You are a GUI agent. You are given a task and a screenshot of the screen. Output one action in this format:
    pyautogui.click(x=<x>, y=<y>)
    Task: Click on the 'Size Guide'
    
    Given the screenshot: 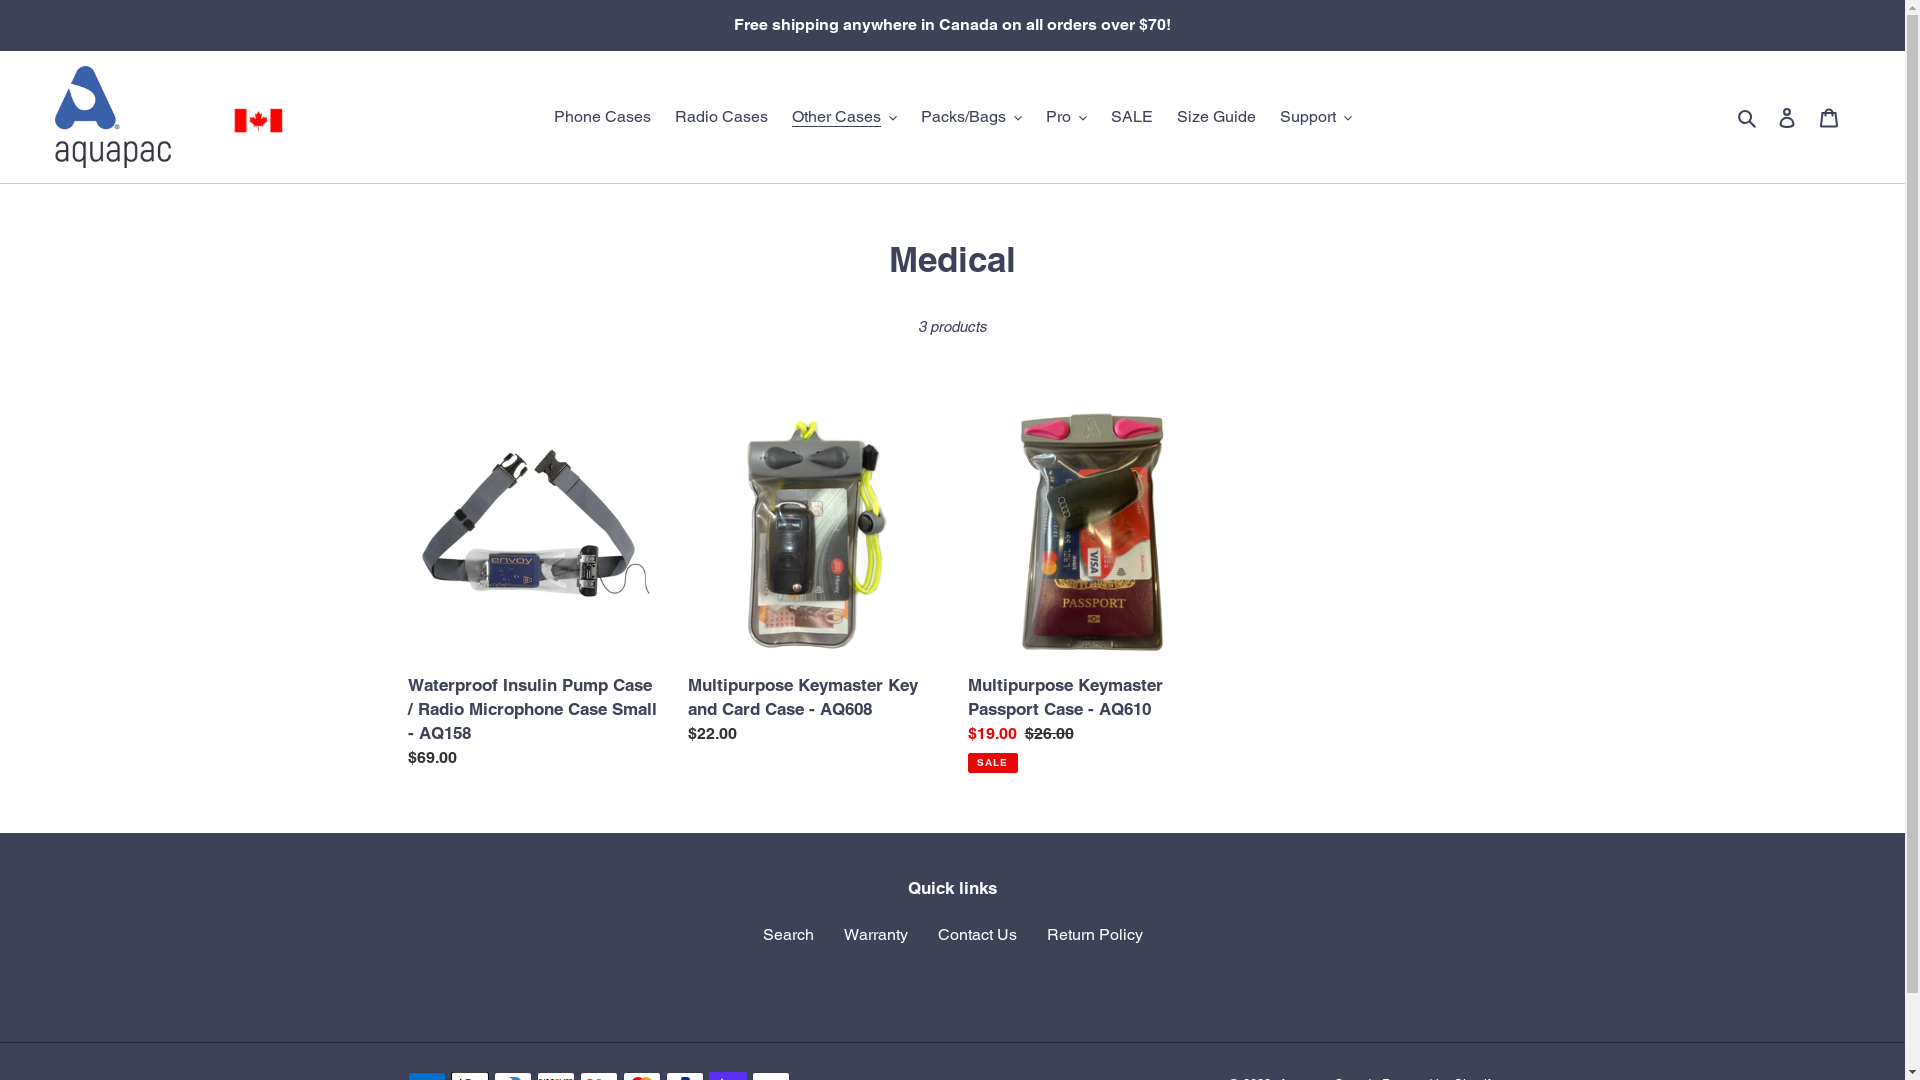 What is the action you would take?
    pyautogui.click(x=1166, y=116)
    